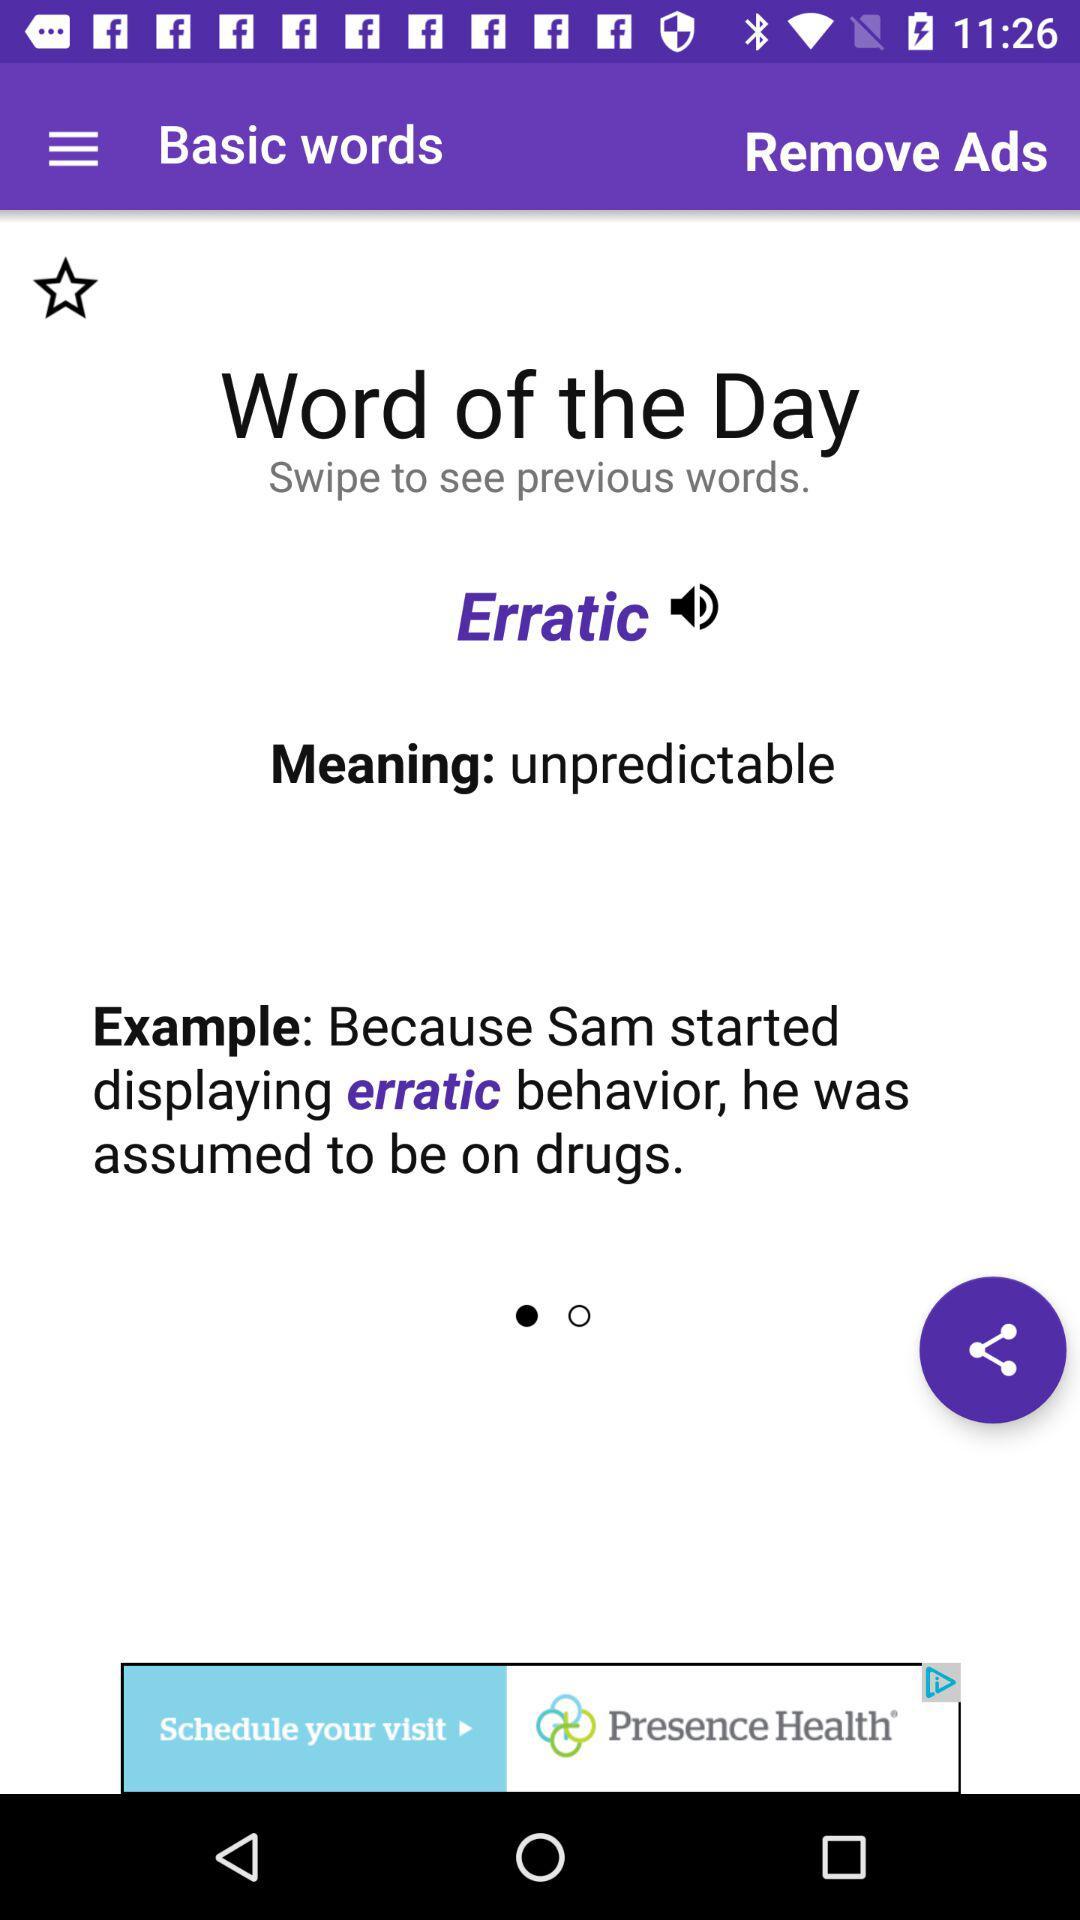 The width and height of the screenshot is (1080, 1920). What do you see at coordinates (693, 605) in the screenshot?
I see `listen` at bounding box center [693, 605].